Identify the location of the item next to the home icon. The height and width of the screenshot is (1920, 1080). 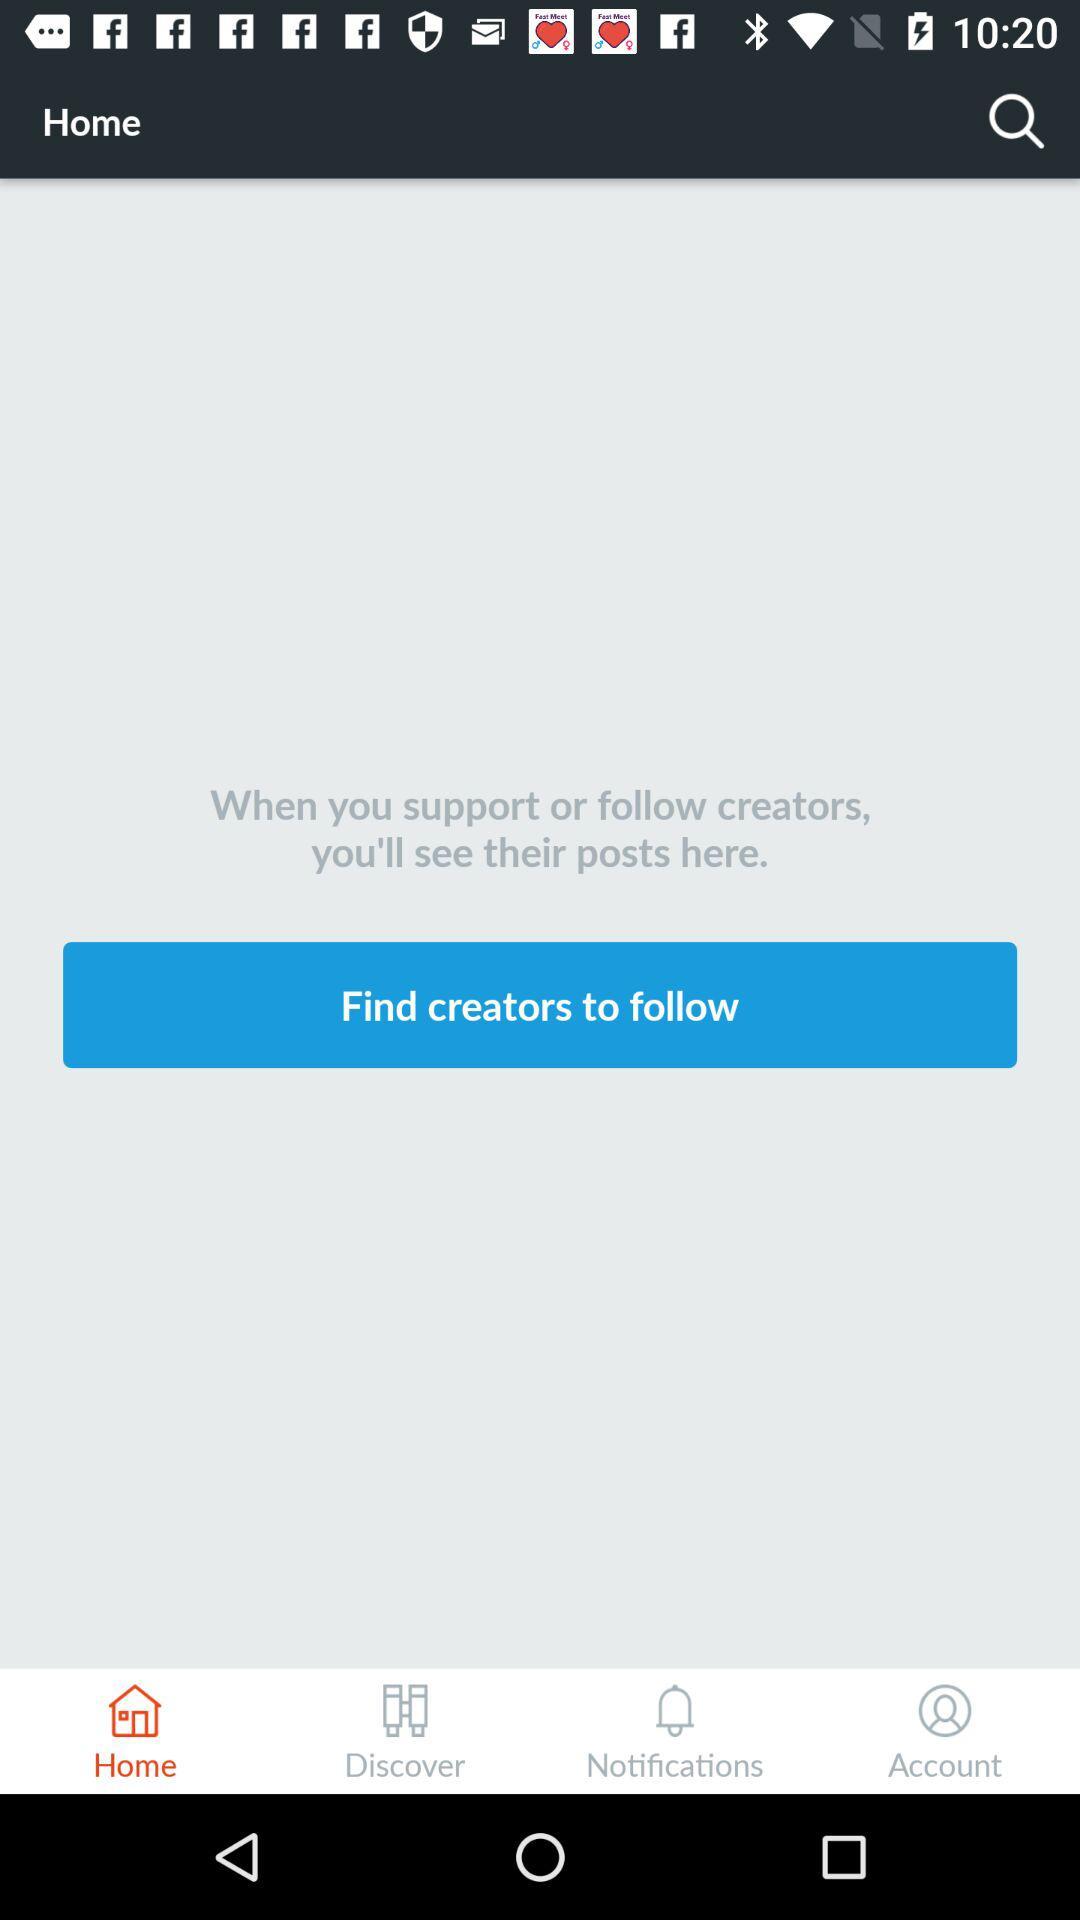
(1017, 119).